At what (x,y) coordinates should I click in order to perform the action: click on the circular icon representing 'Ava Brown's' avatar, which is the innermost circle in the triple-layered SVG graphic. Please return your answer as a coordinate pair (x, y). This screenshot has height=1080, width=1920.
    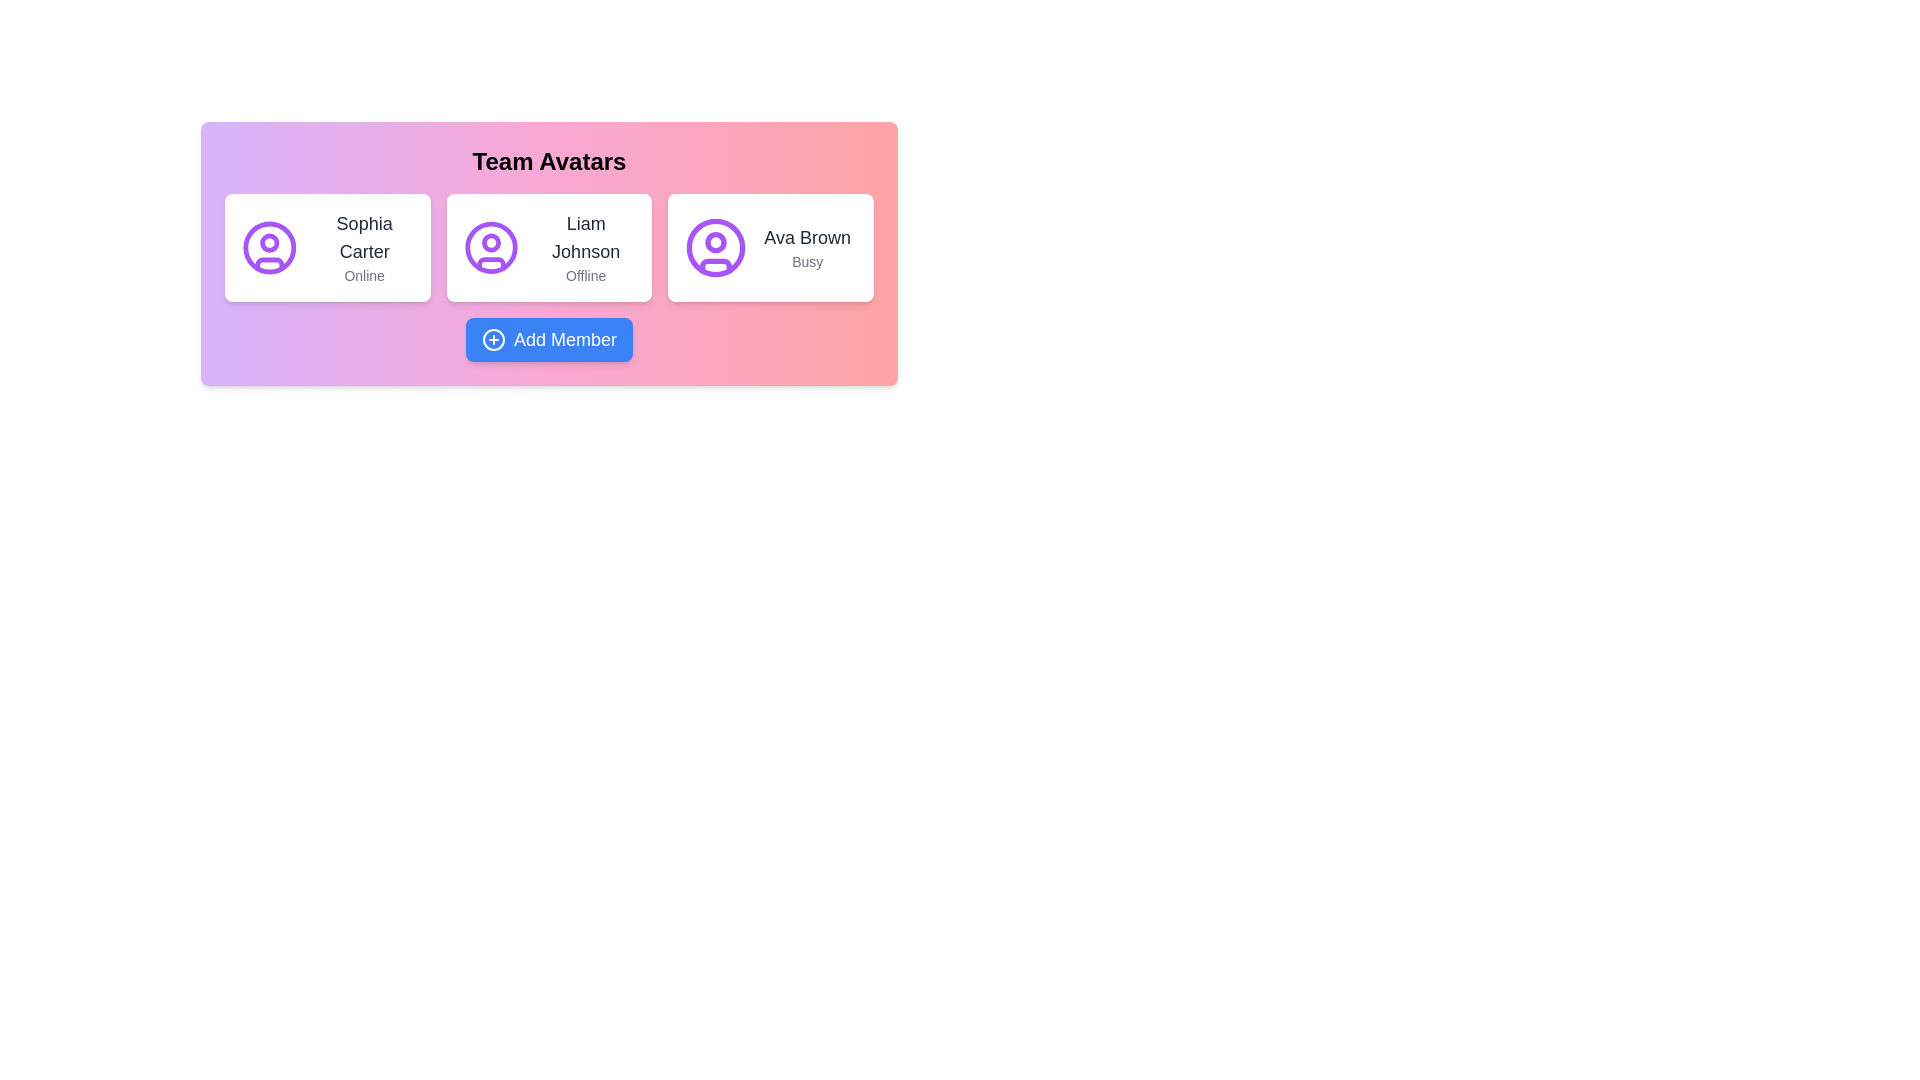
    Looking at the image, I should click on (716, 246).